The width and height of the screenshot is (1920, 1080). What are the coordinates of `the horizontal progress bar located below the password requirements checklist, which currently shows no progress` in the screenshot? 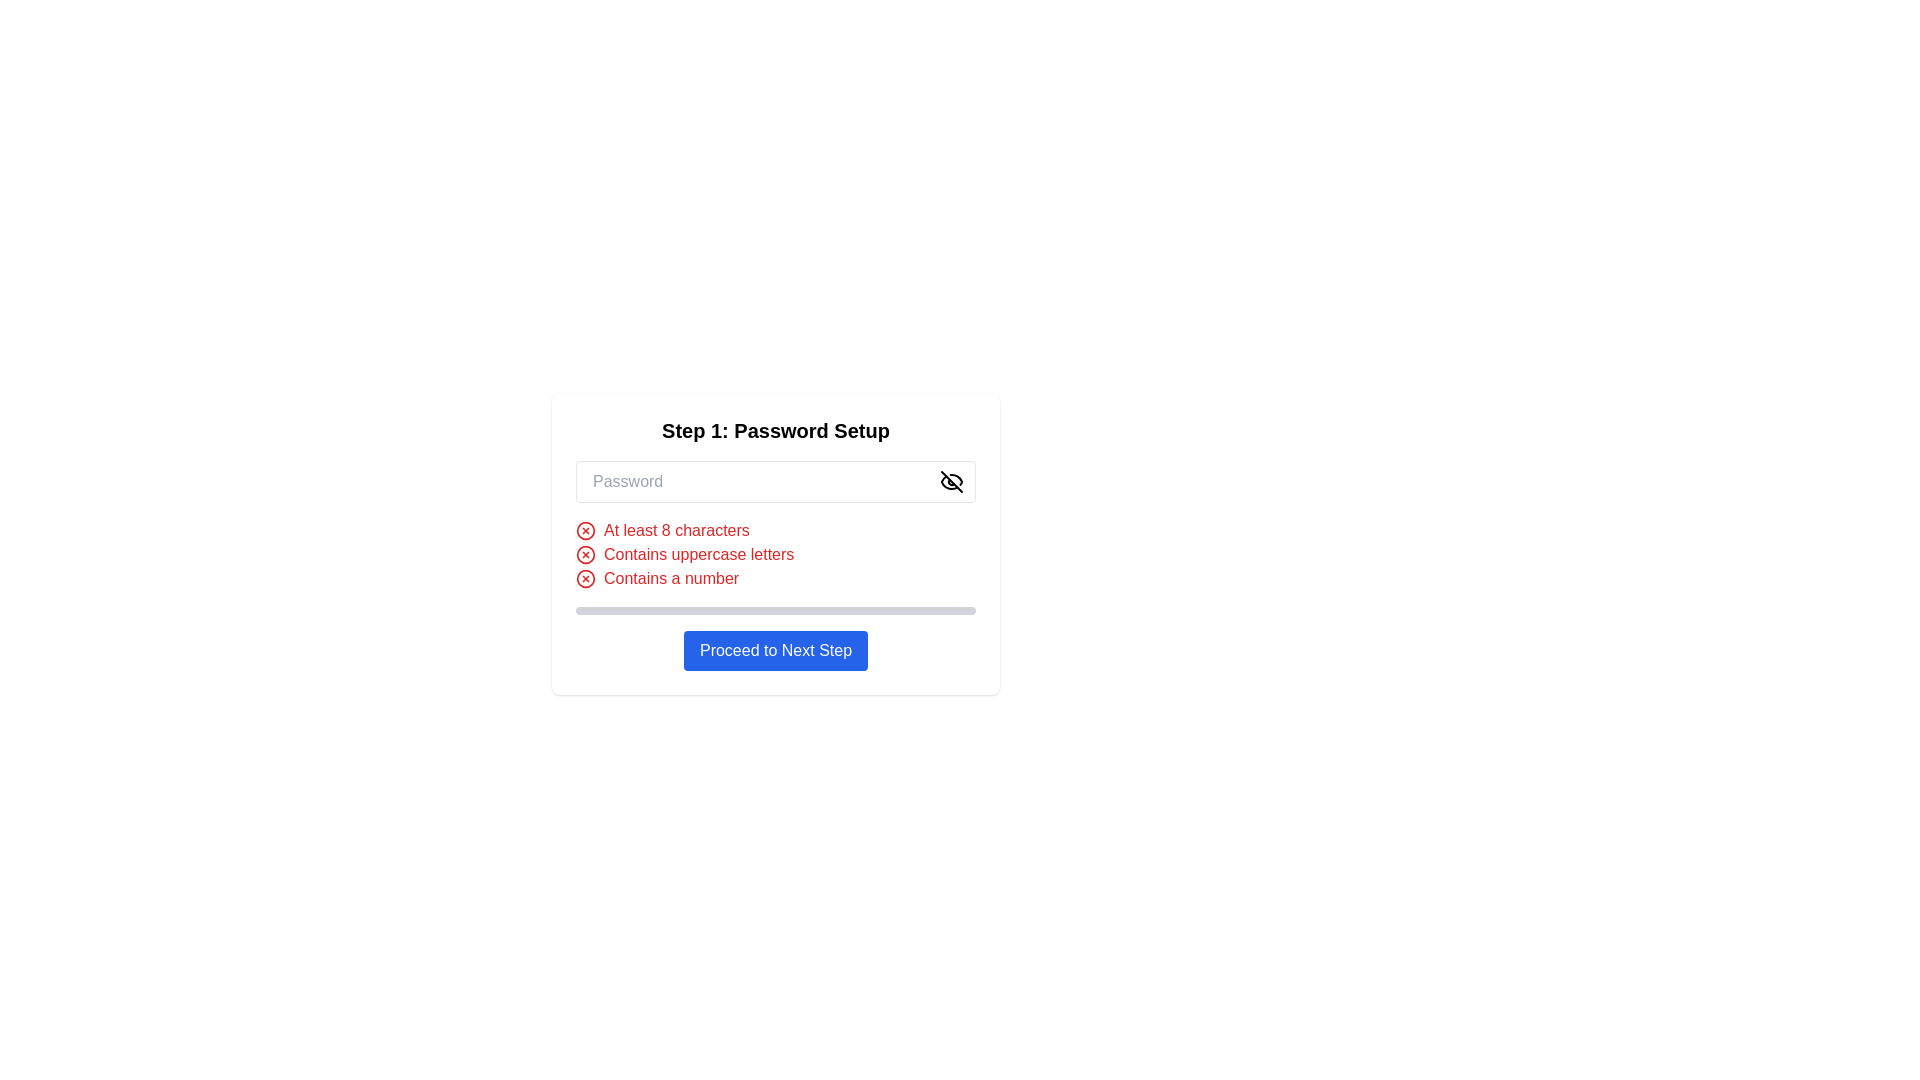 It's located at (775, 601).